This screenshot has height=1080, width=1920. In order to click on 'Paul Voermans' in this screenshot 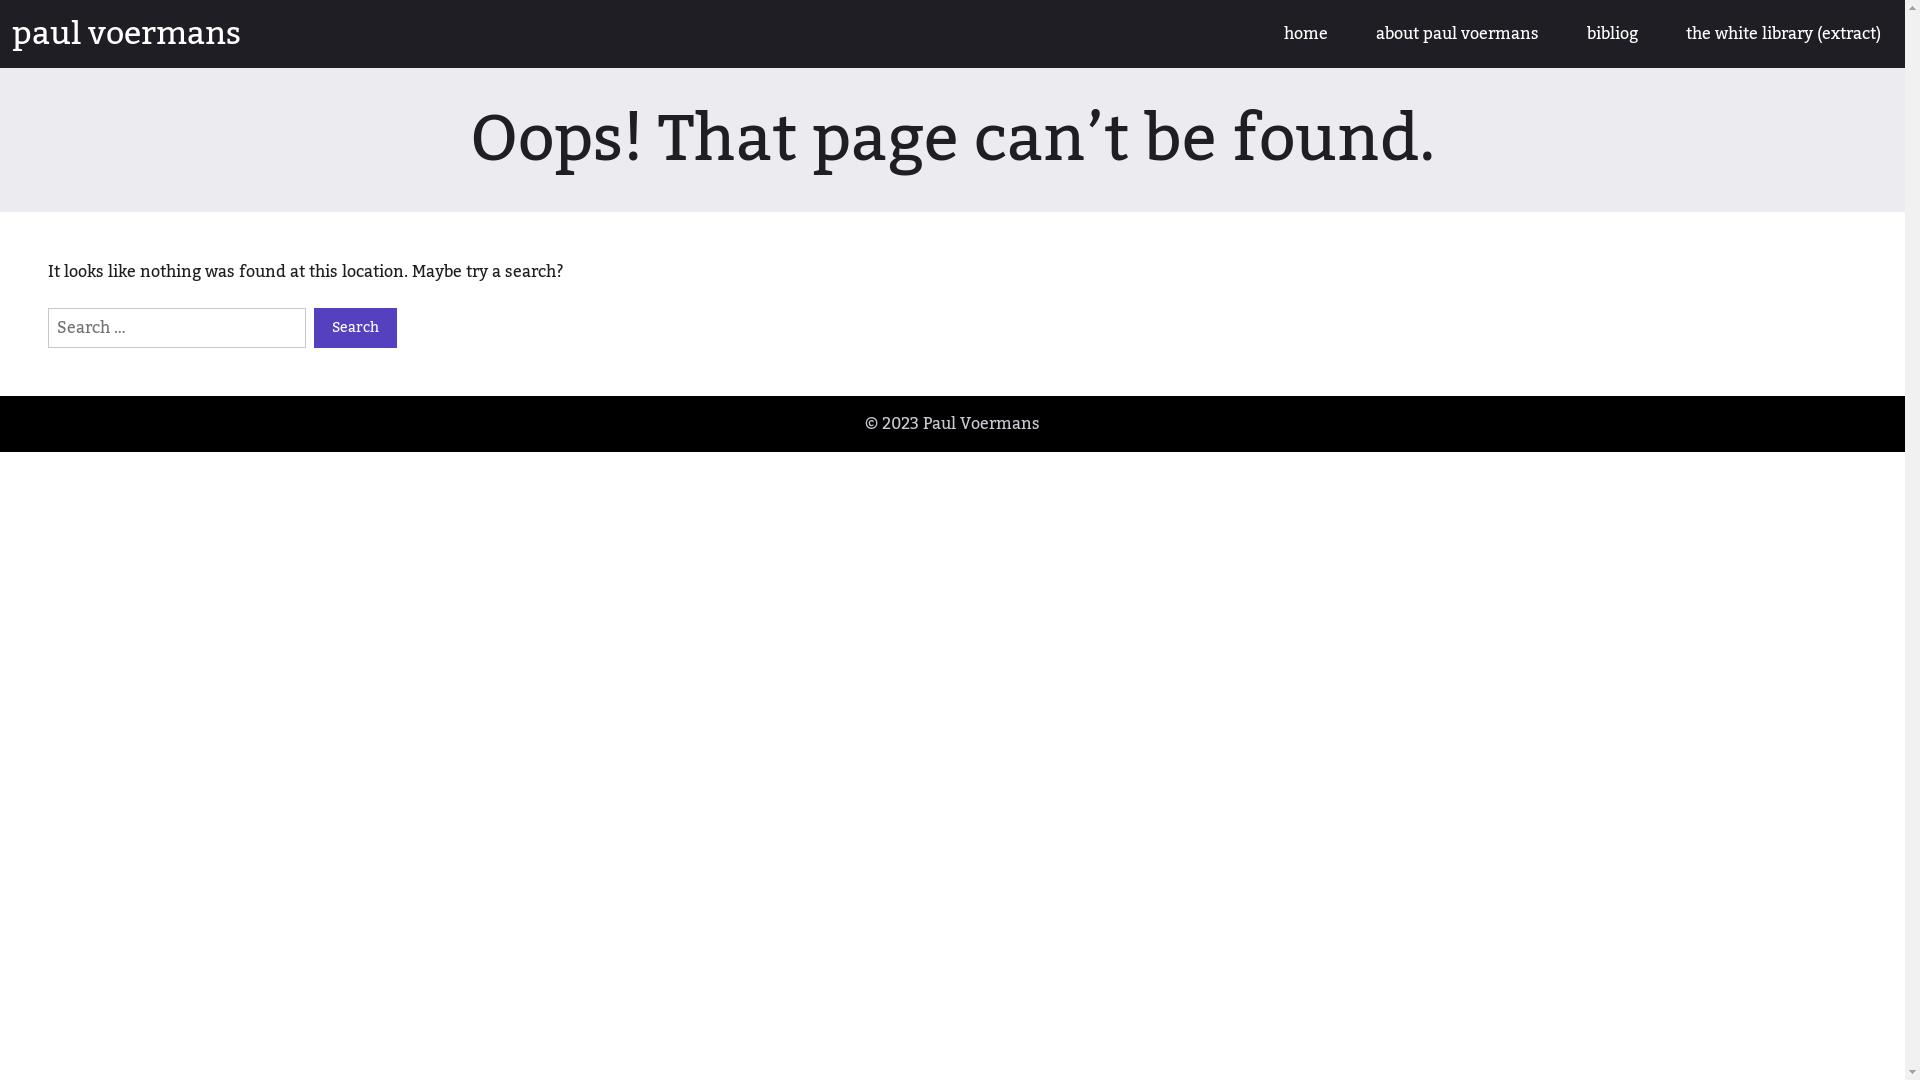, I will do `click(981, 423)`.